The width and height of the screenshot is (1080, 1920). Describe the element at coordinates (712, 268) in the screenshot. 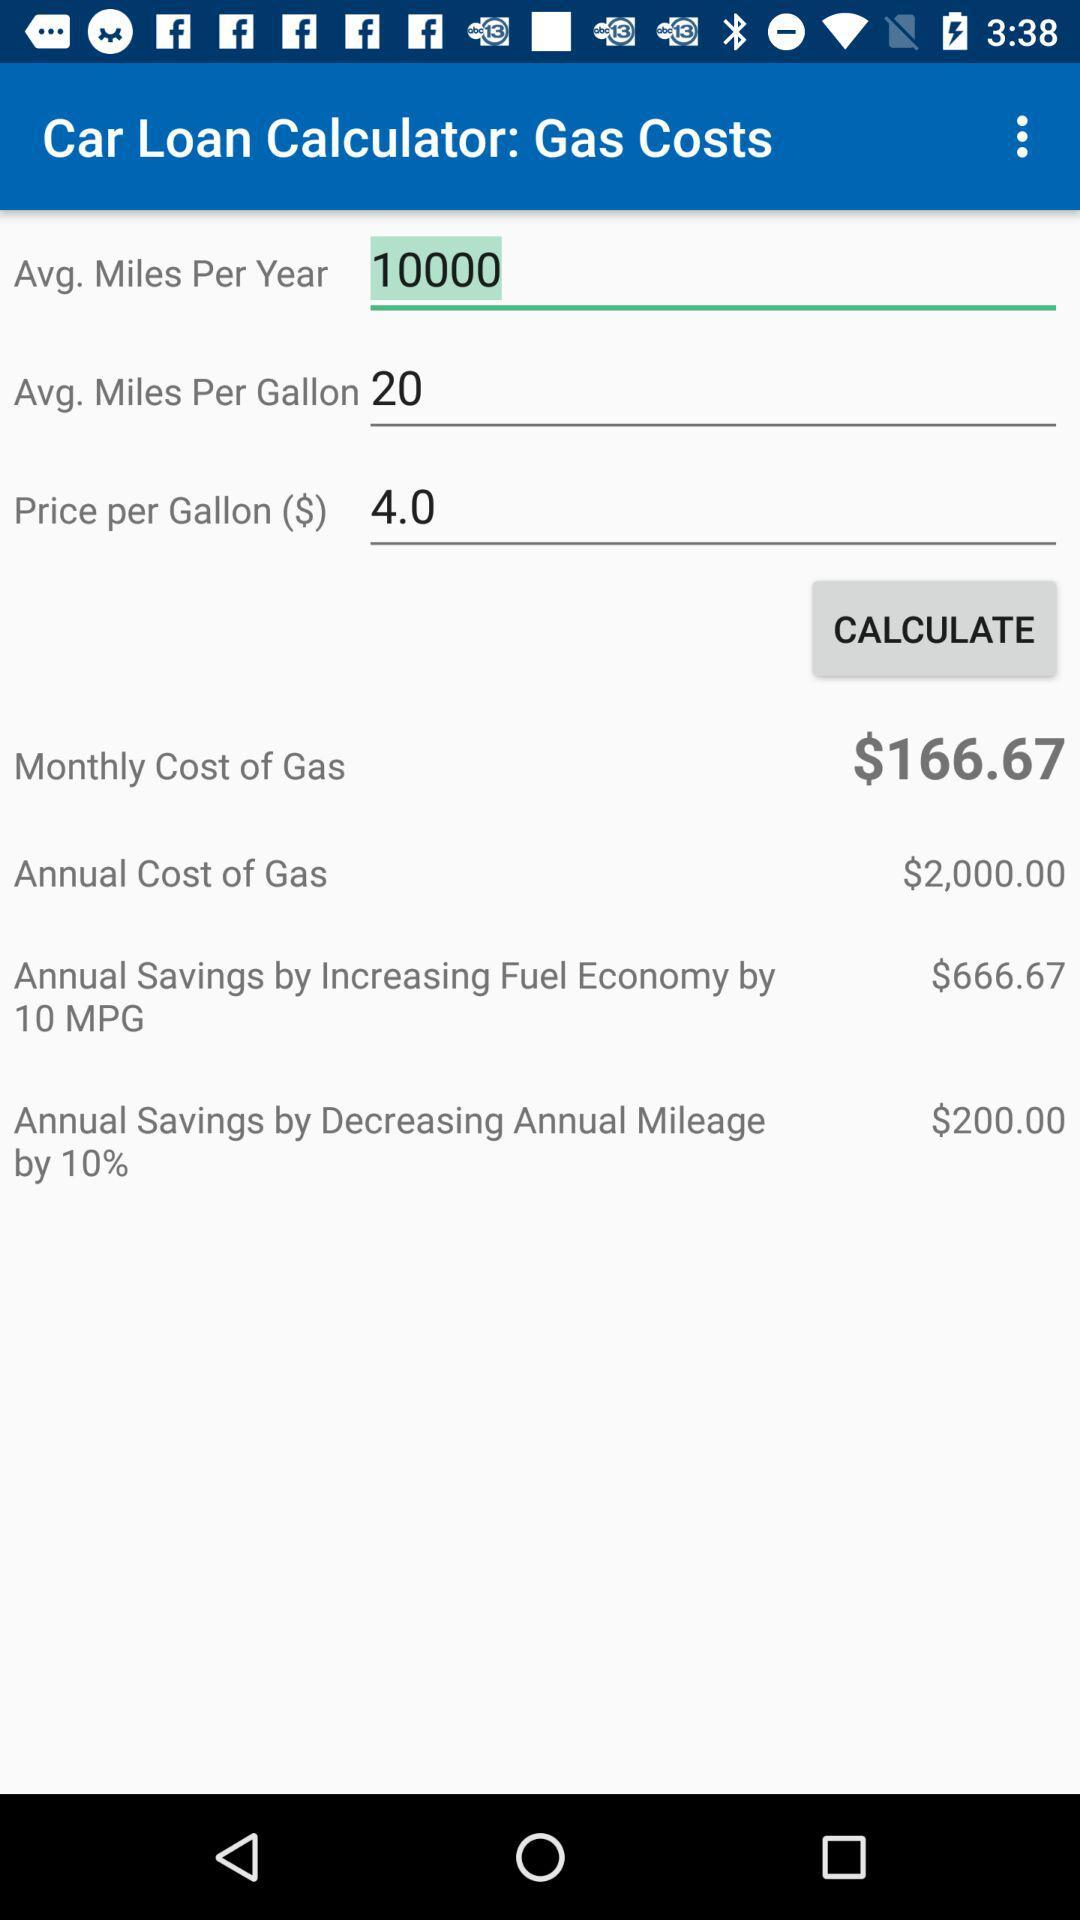

I see `the icon to the right of the avg miles per` at that location.